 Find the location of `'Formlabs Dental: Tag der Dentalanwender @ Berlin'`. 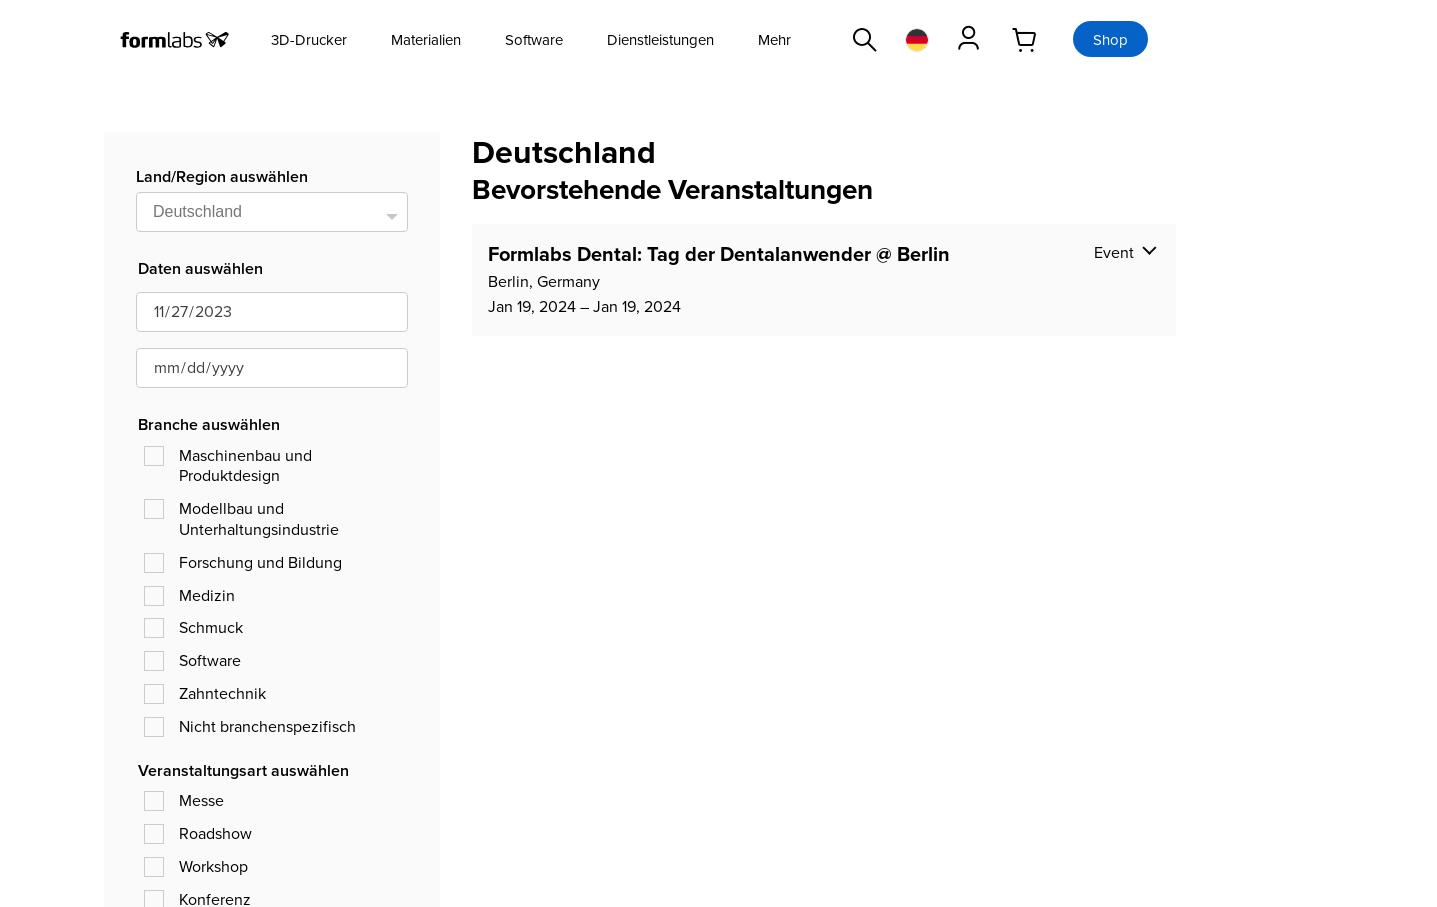

'Formlabs Dental: Tag der Dentalanwender @ Berlin' is located at coordinates (487, 252).